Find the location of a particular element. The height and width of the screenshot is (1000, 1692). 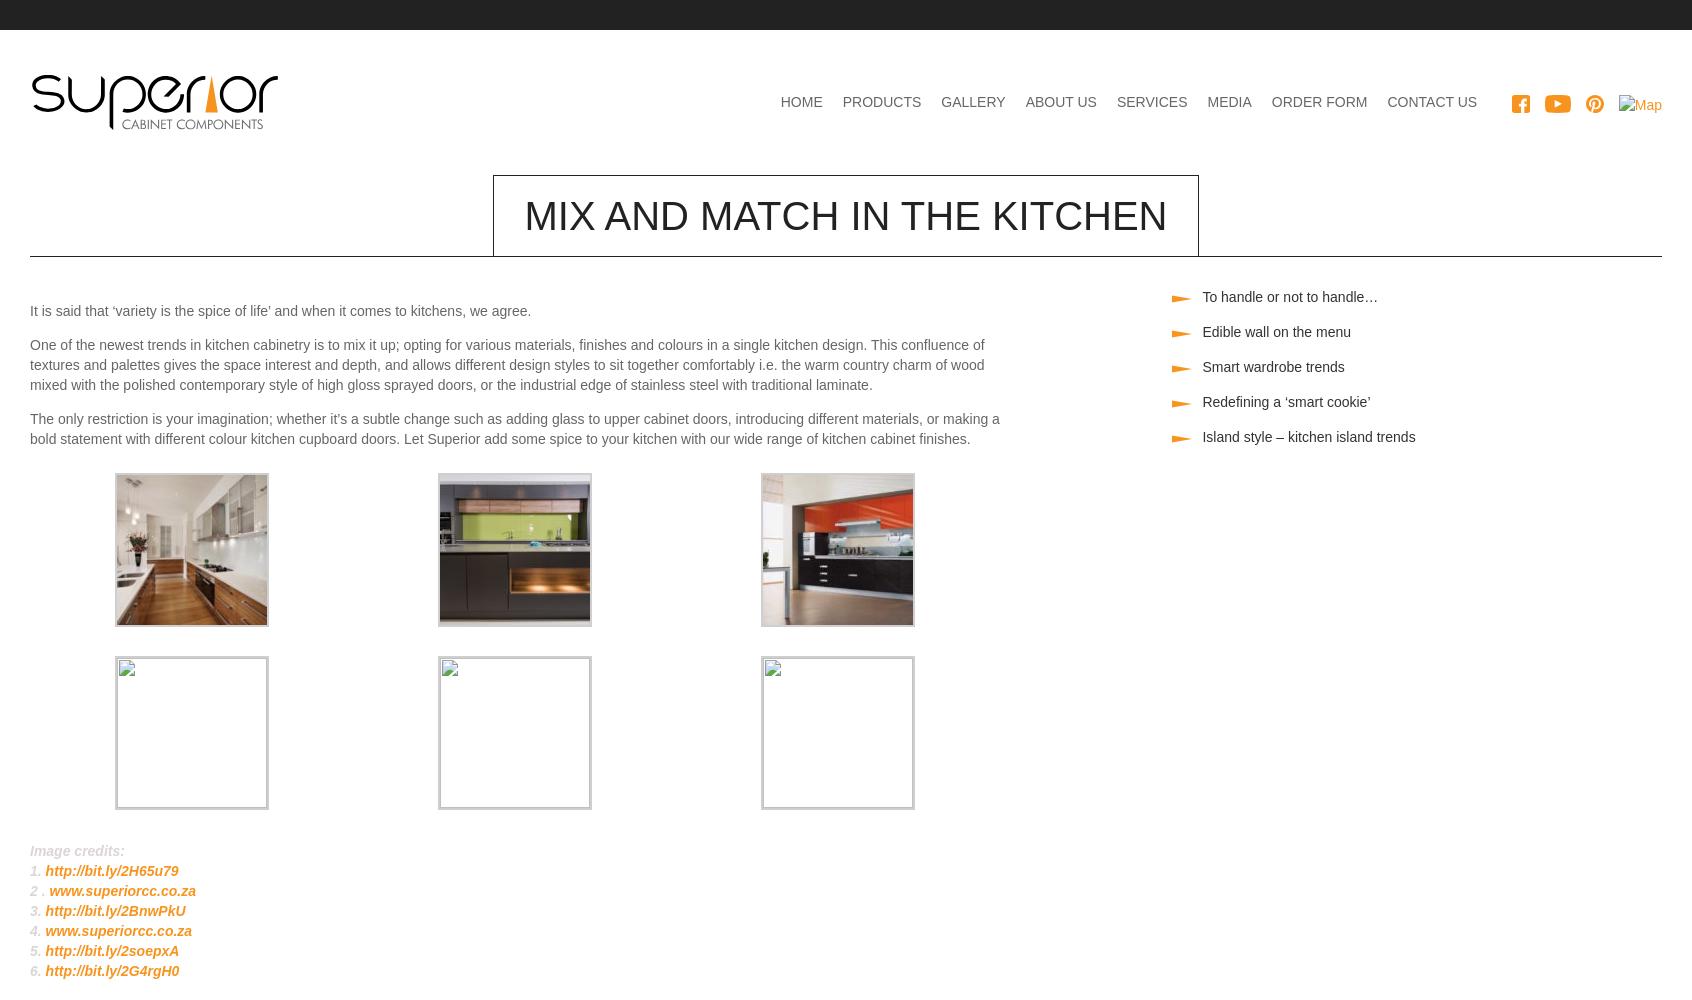

'6.' is located at coordinates (36, 970).